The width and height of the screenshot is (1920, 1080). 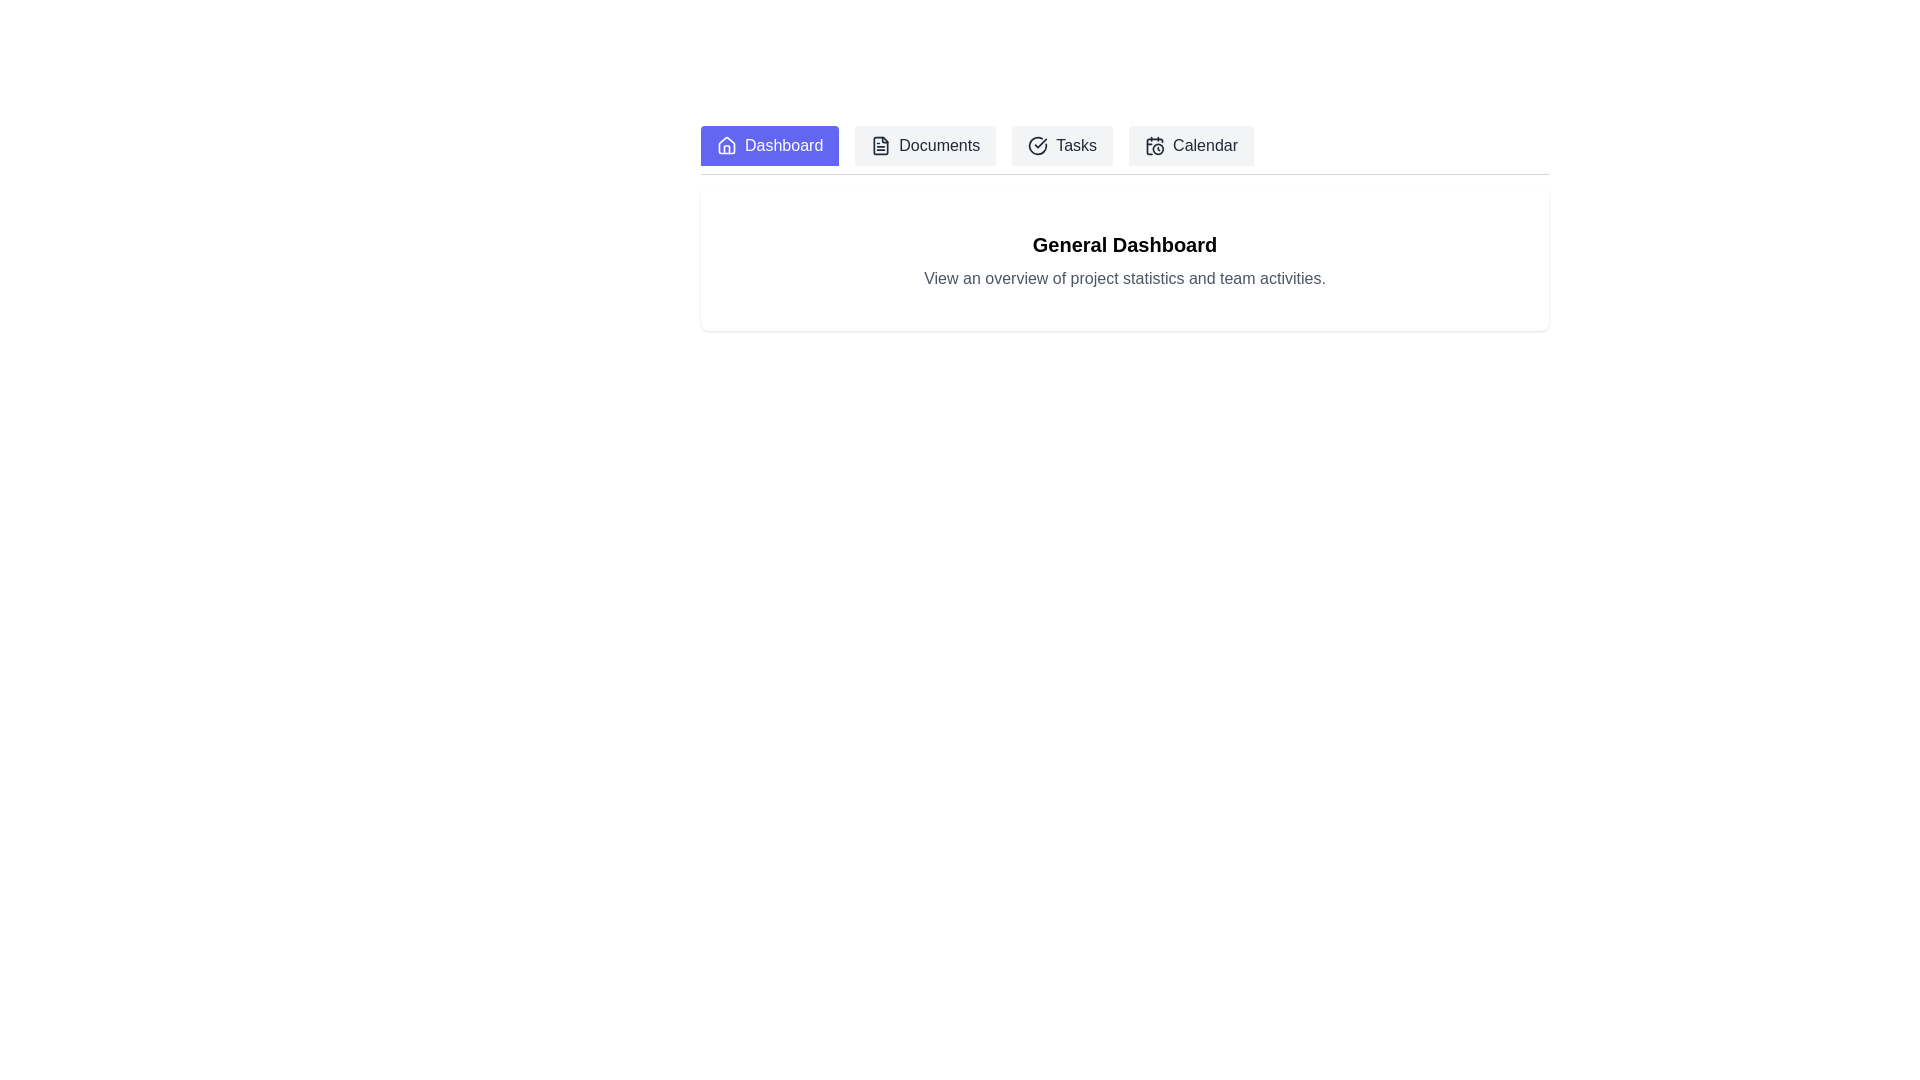 I want to click on the 'General Dashboard' heading, which serves as the title for the section and is located near the upper center of the interface, so click(x=1124, y=244).